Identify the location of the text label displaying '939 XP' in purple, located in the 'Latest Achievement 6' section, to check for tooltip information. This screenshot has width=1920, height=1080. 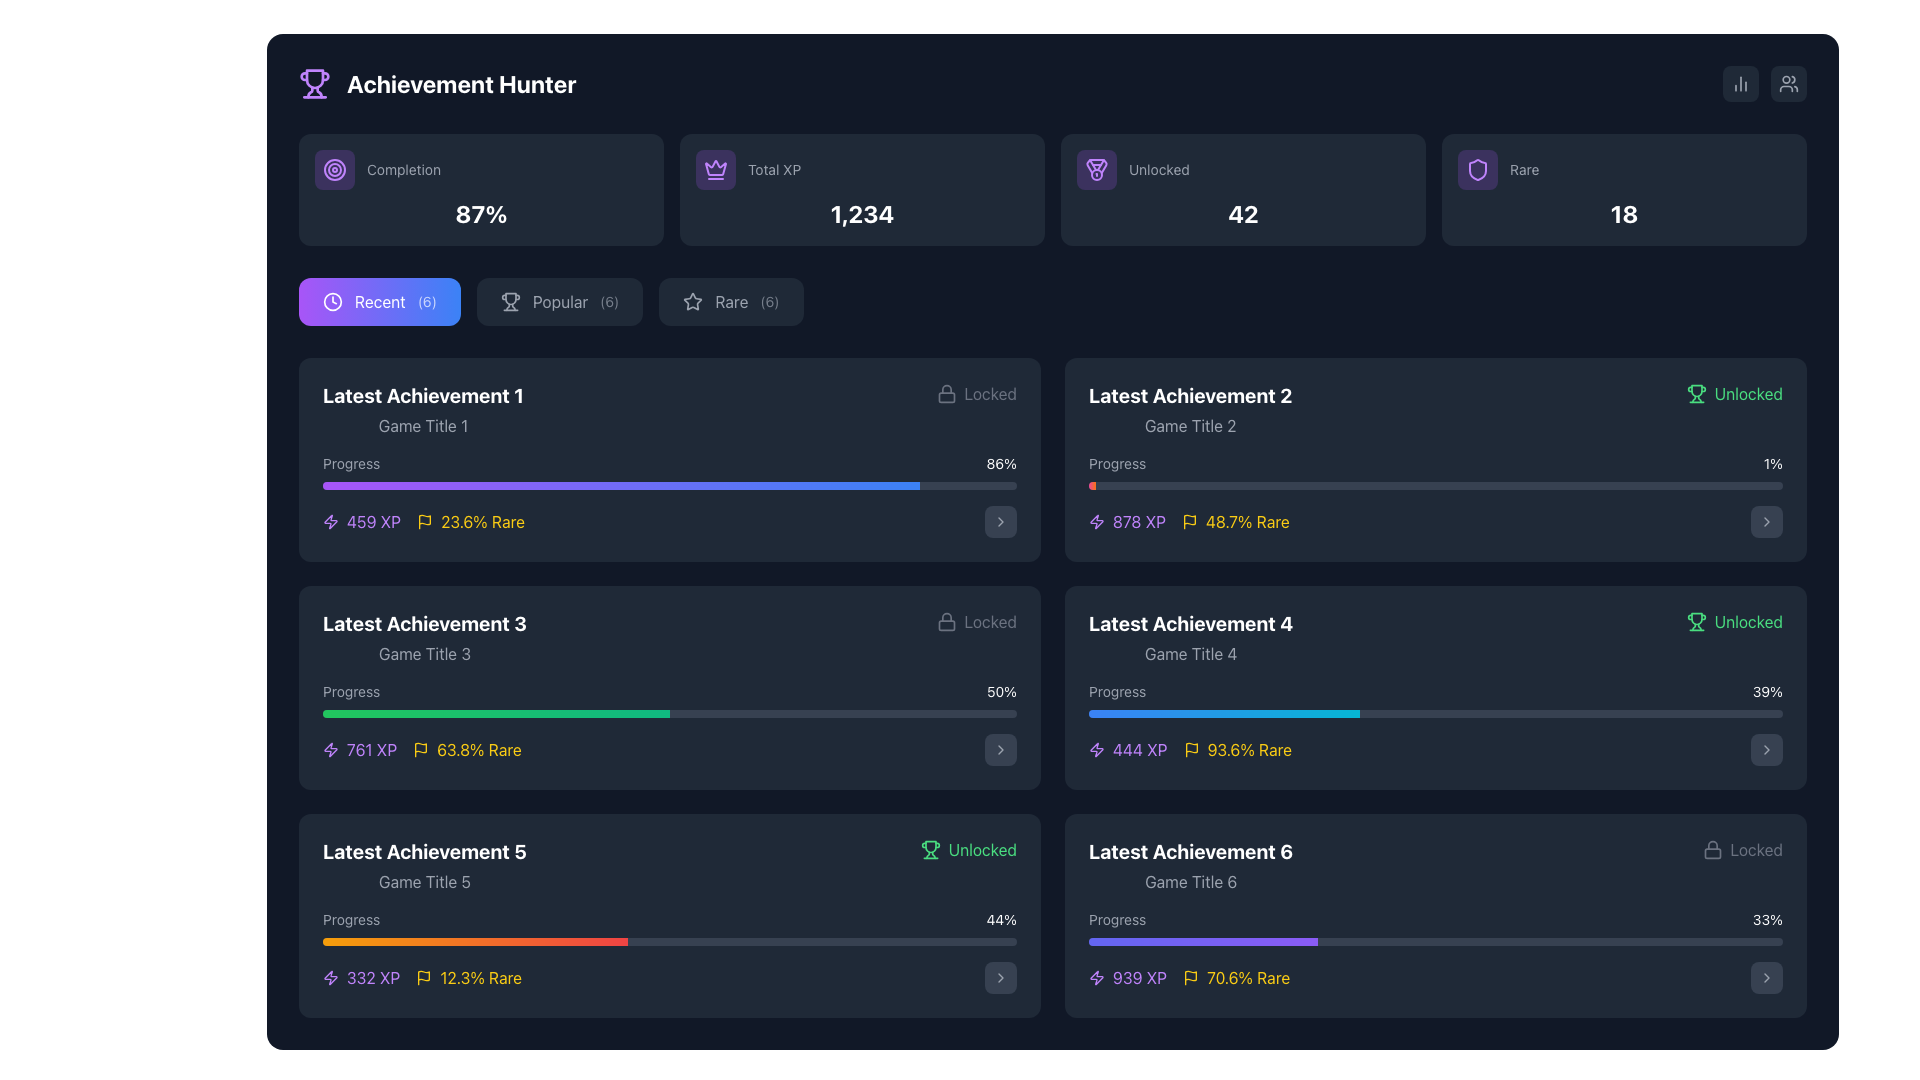
(1140, 977).